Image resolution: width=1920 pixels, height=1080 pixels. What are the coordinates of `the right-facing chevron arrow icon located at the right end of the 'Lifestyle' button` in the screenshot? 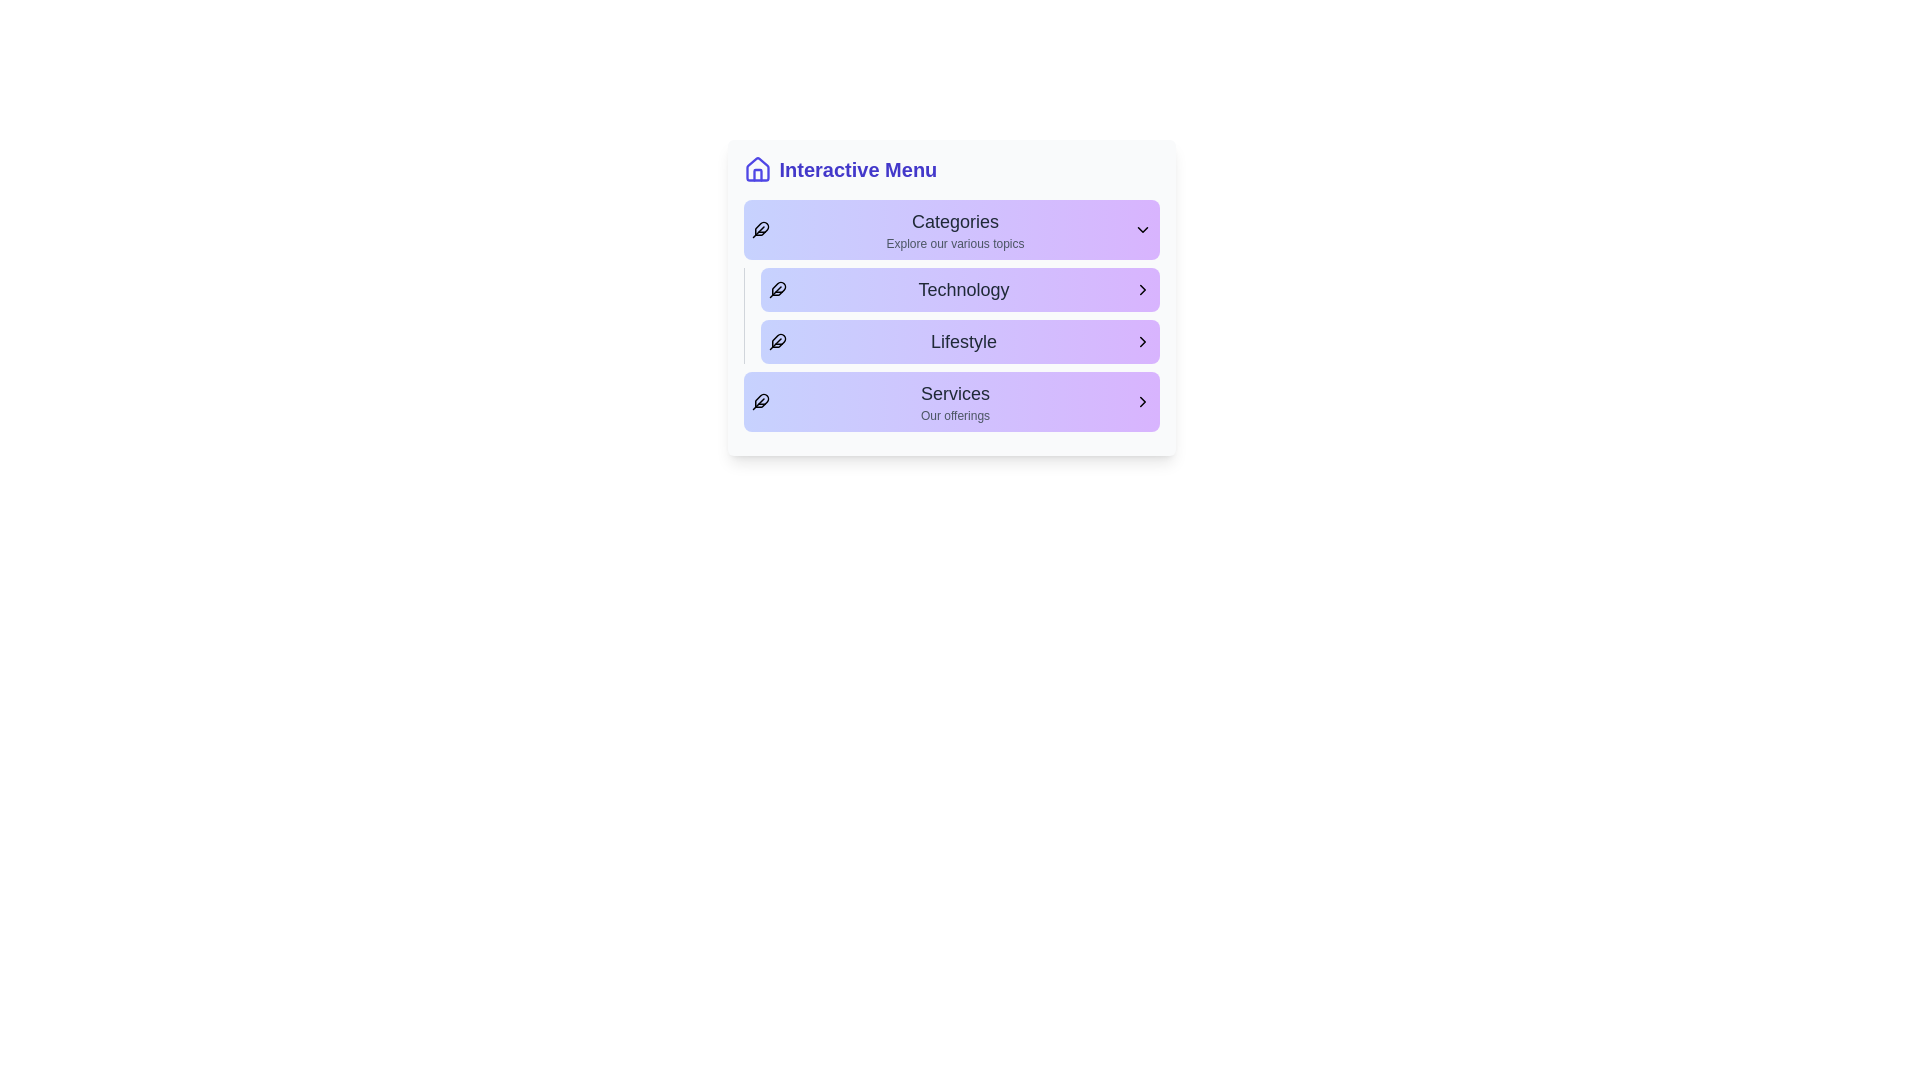 It's located at (1142, 341).